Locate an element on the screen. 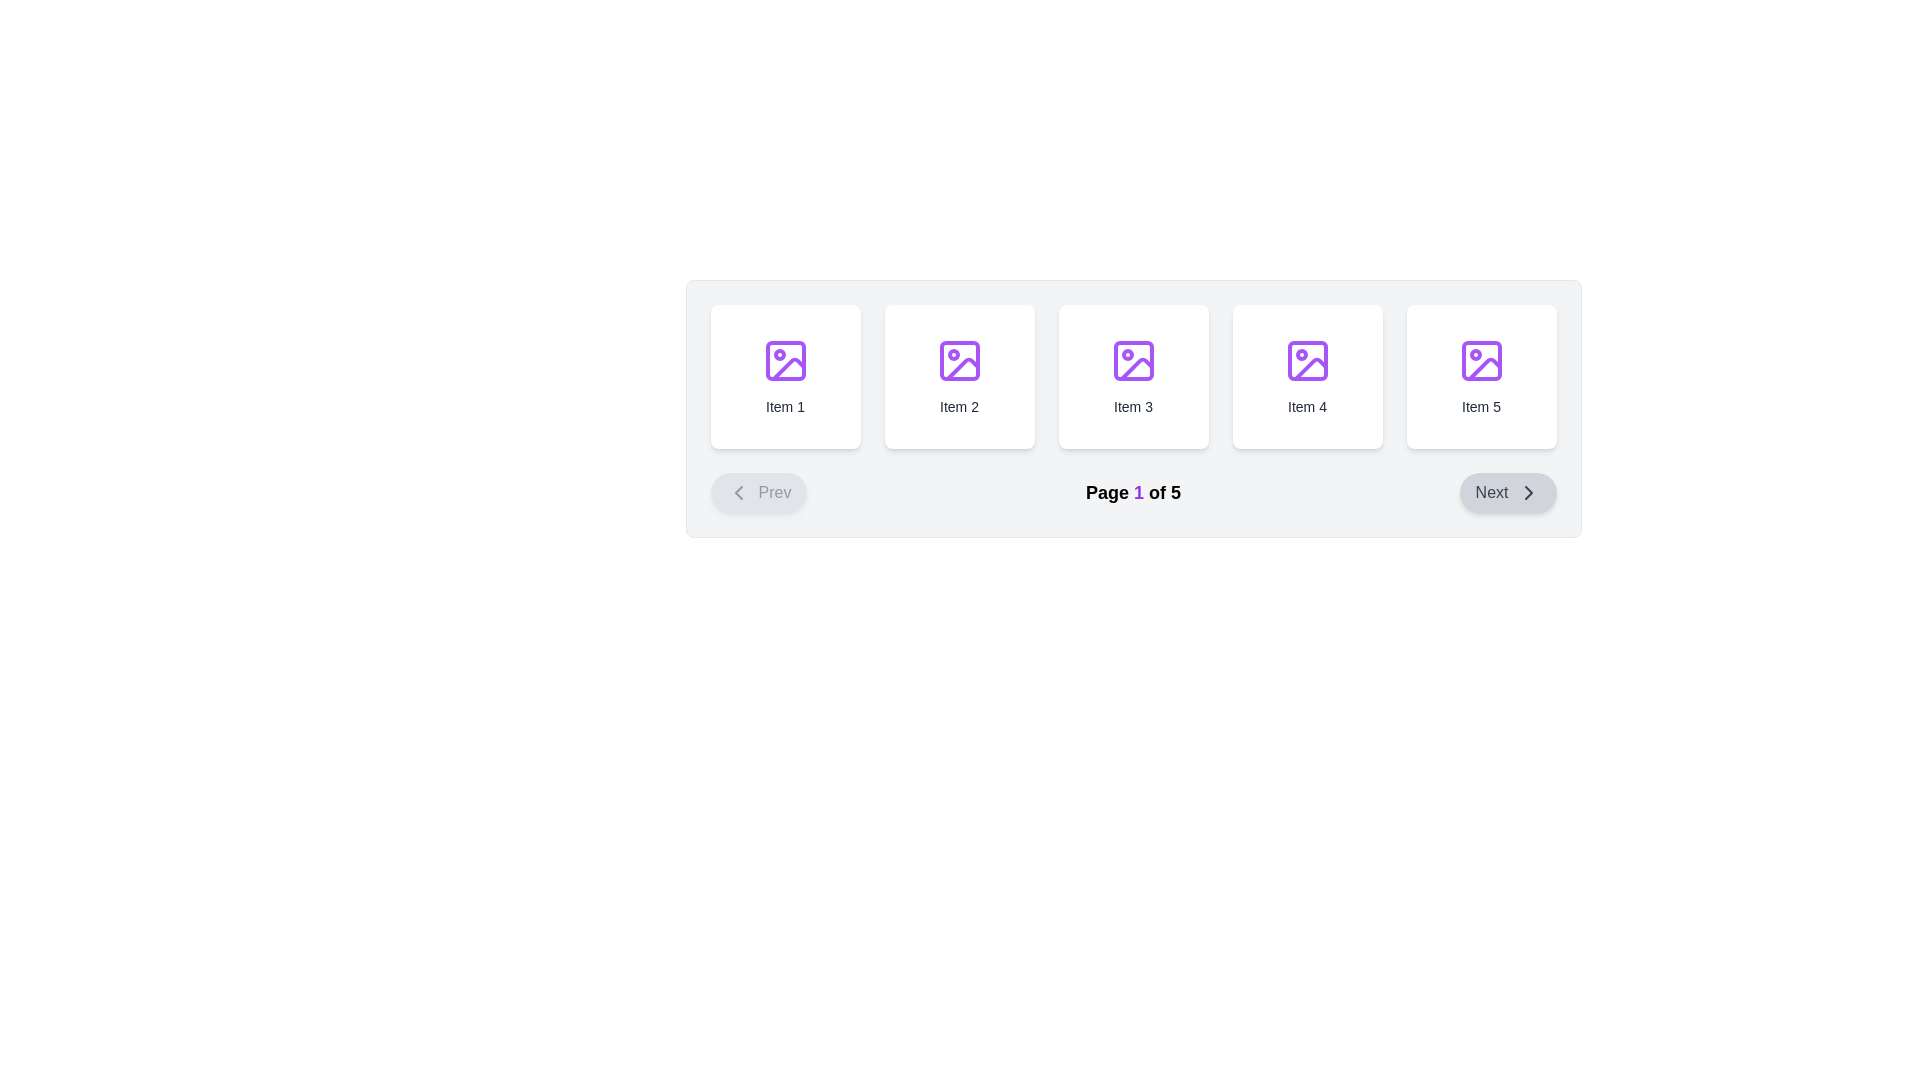 Image resolution: width=1920 pixels, height=1080 pixels. the graphical shape that is part of the fifth icon labeled 'Item 5', located at the rightmost position of a horizontally aligned list of icons is located at coordinates (1481, 361).